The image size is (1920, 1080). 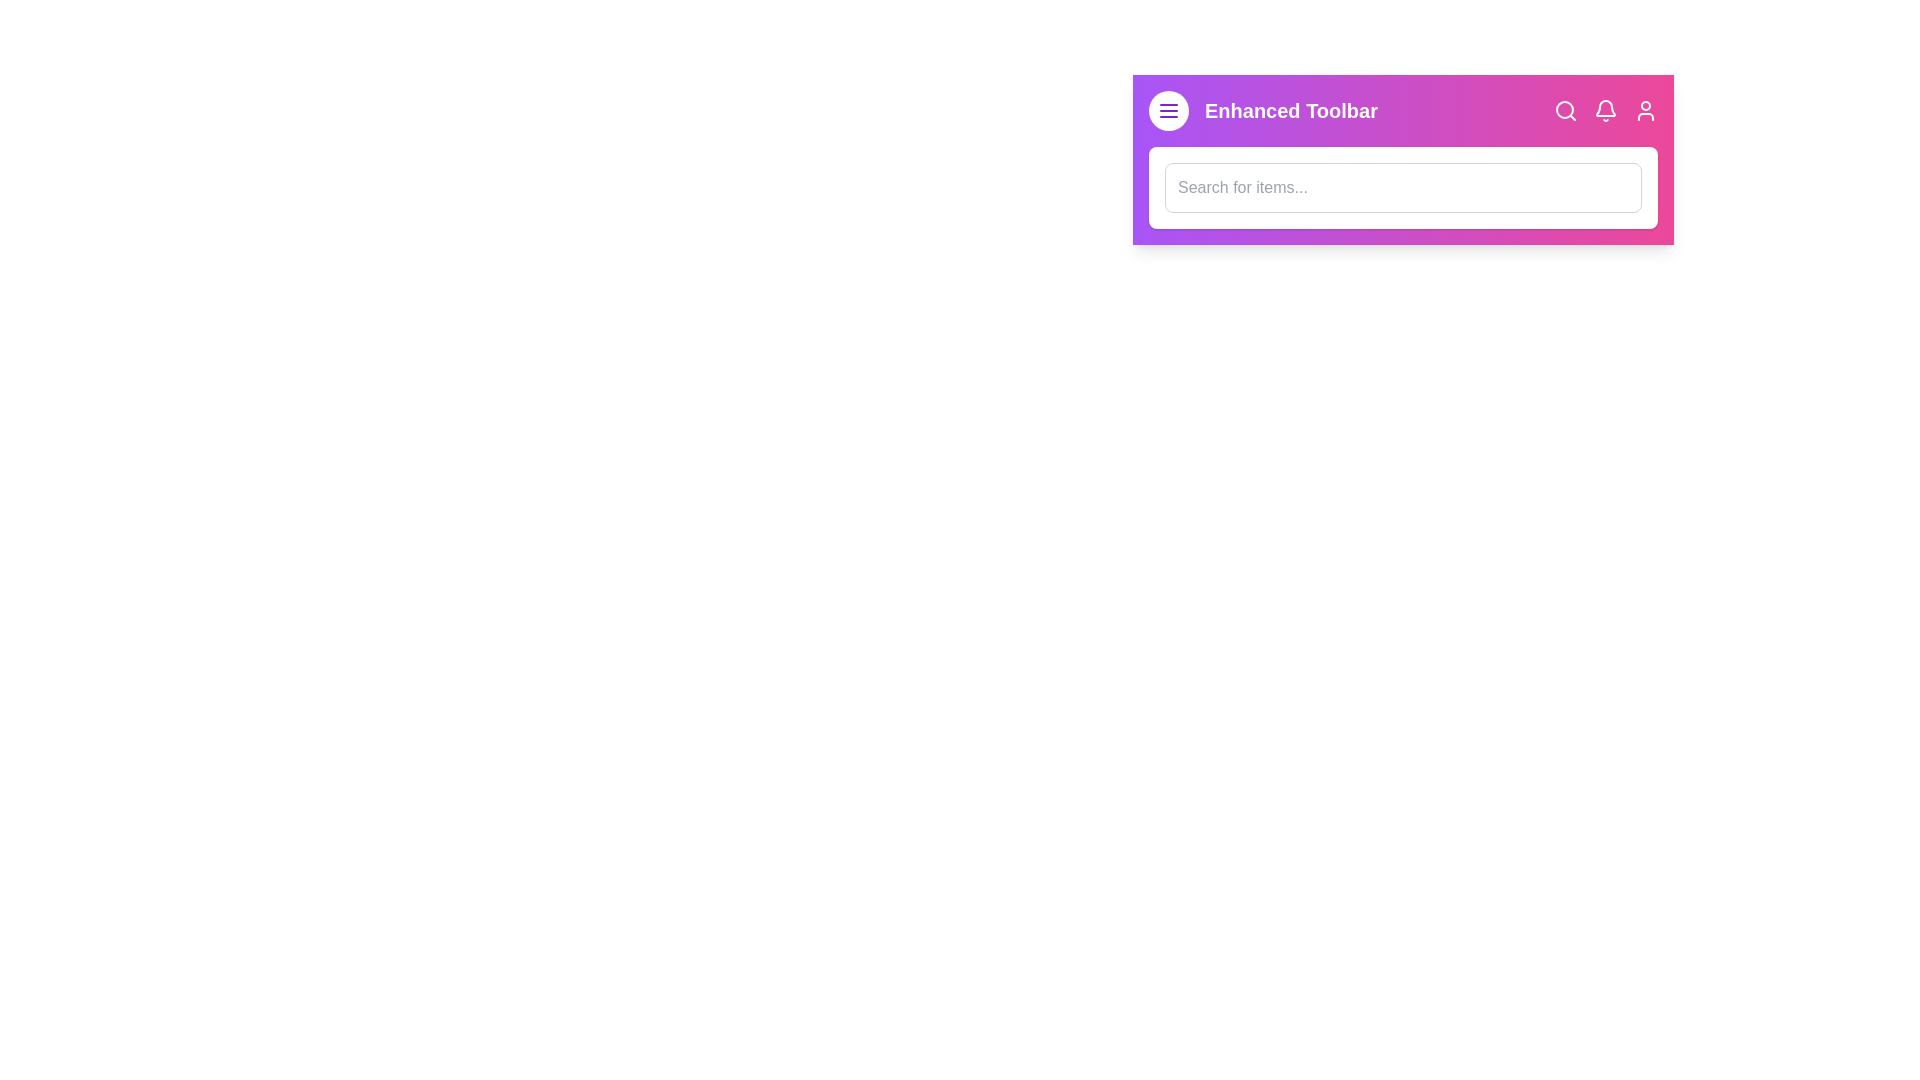 I want to click on the search icon to initiate a search, so click(x=1564, y=111).